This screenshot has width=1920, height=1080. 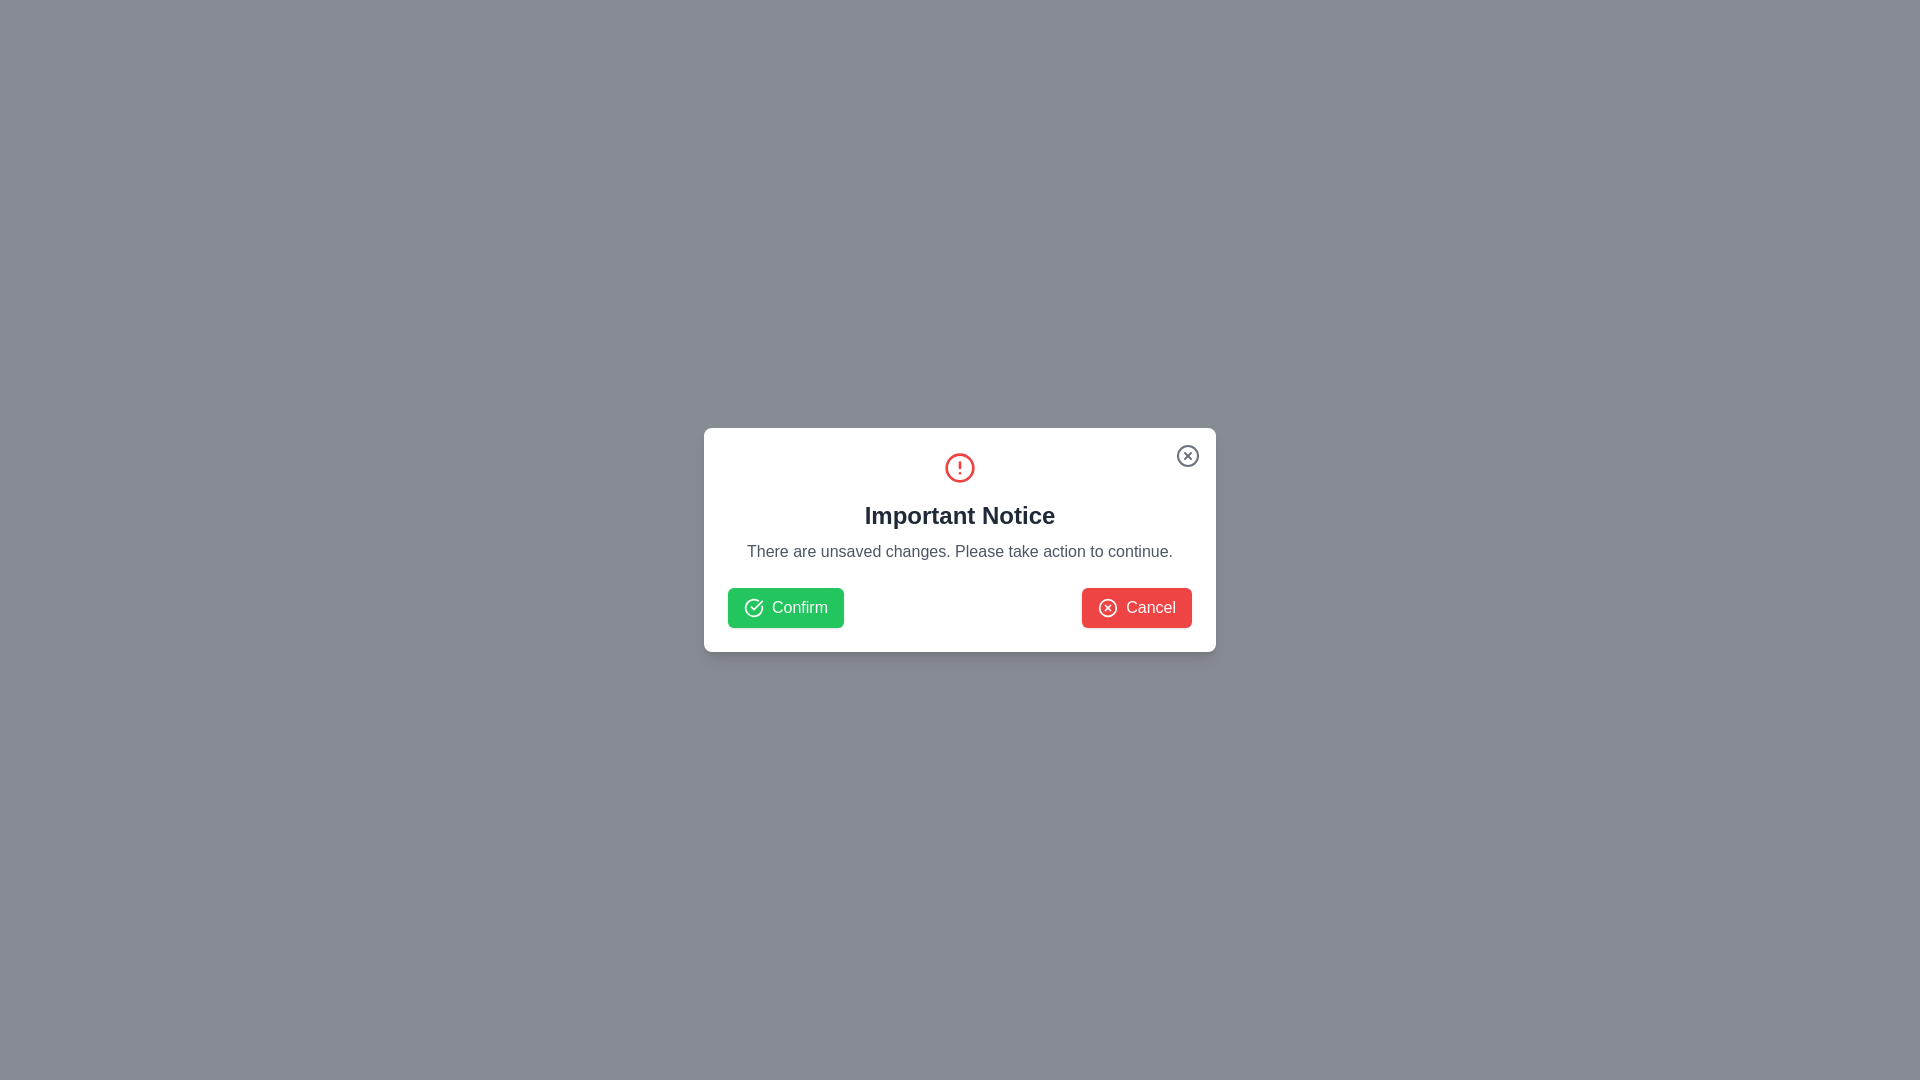 What do you see at coordinates (1188, 455) in the screenshot?
I see `the circular button with an 'X' symbol inside, located at the top-right corner of the 'Important Notice' dialog box` at bounding box center [1188, 455].